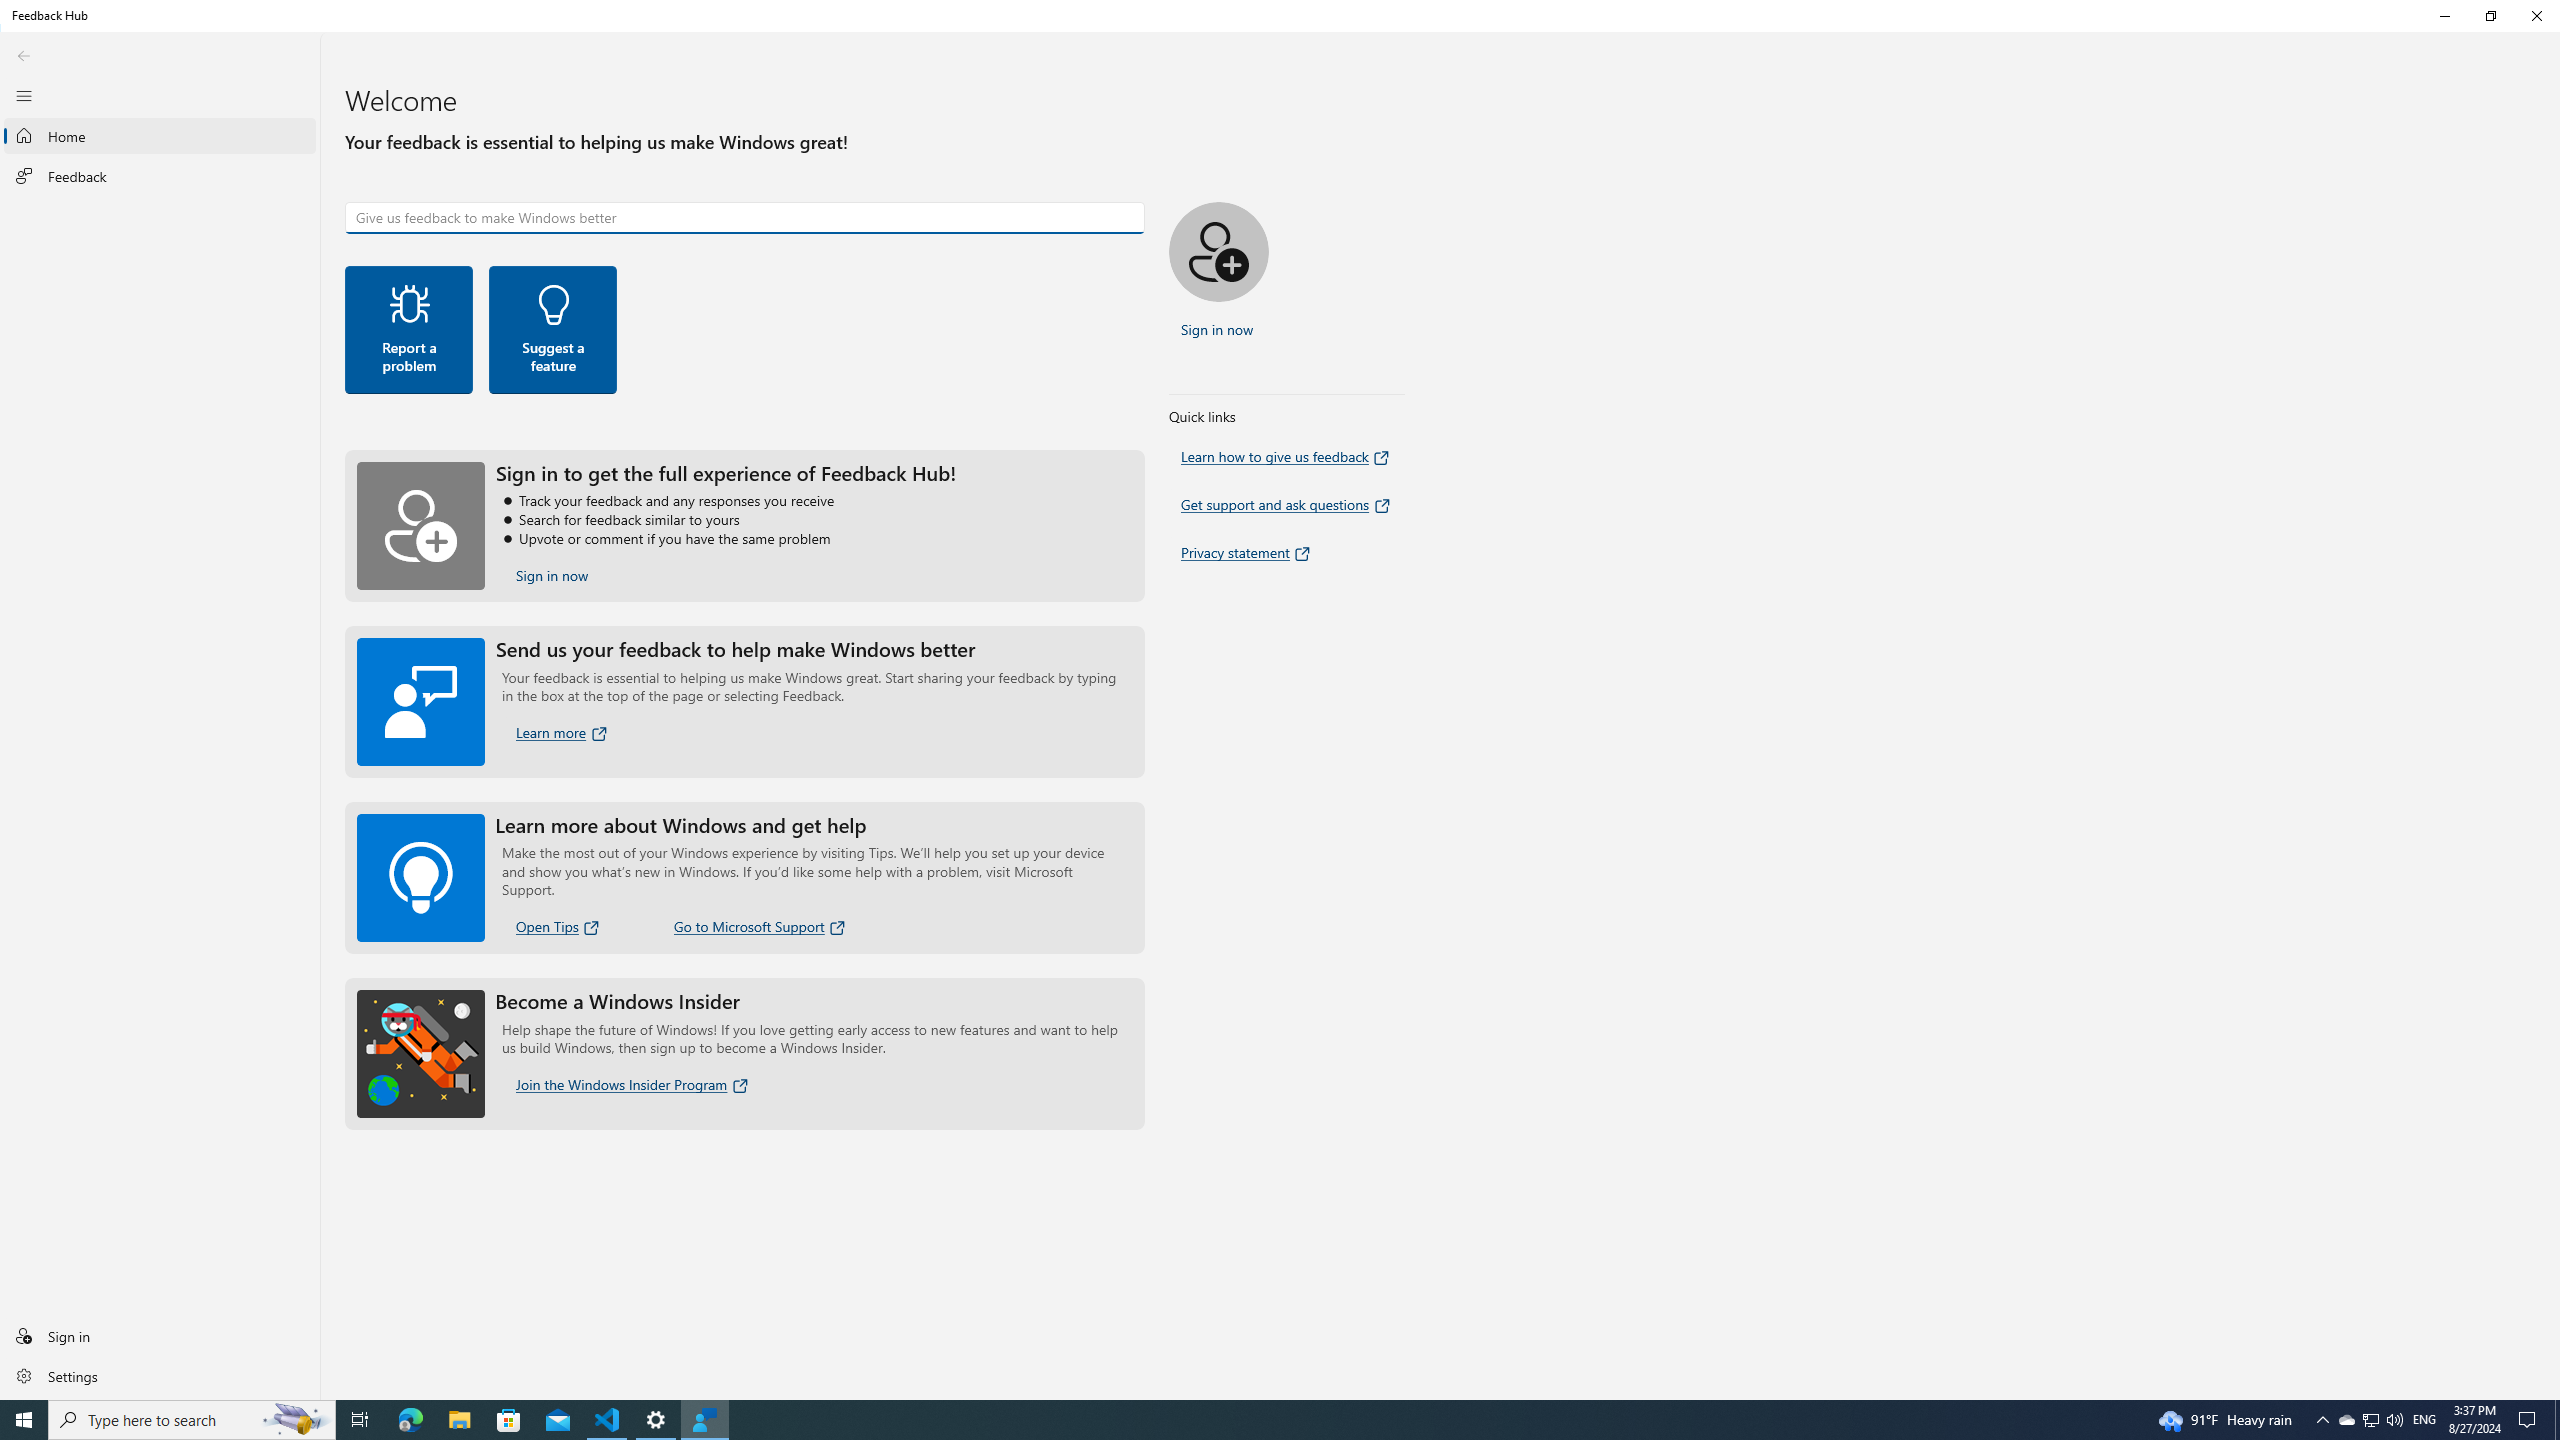 The height and width of the screenshot is (1440, 2560). What do you see at coordinates (24, 95) in the screenshot?
I see `'Close Navigation'` at bounding box center [24, 95].